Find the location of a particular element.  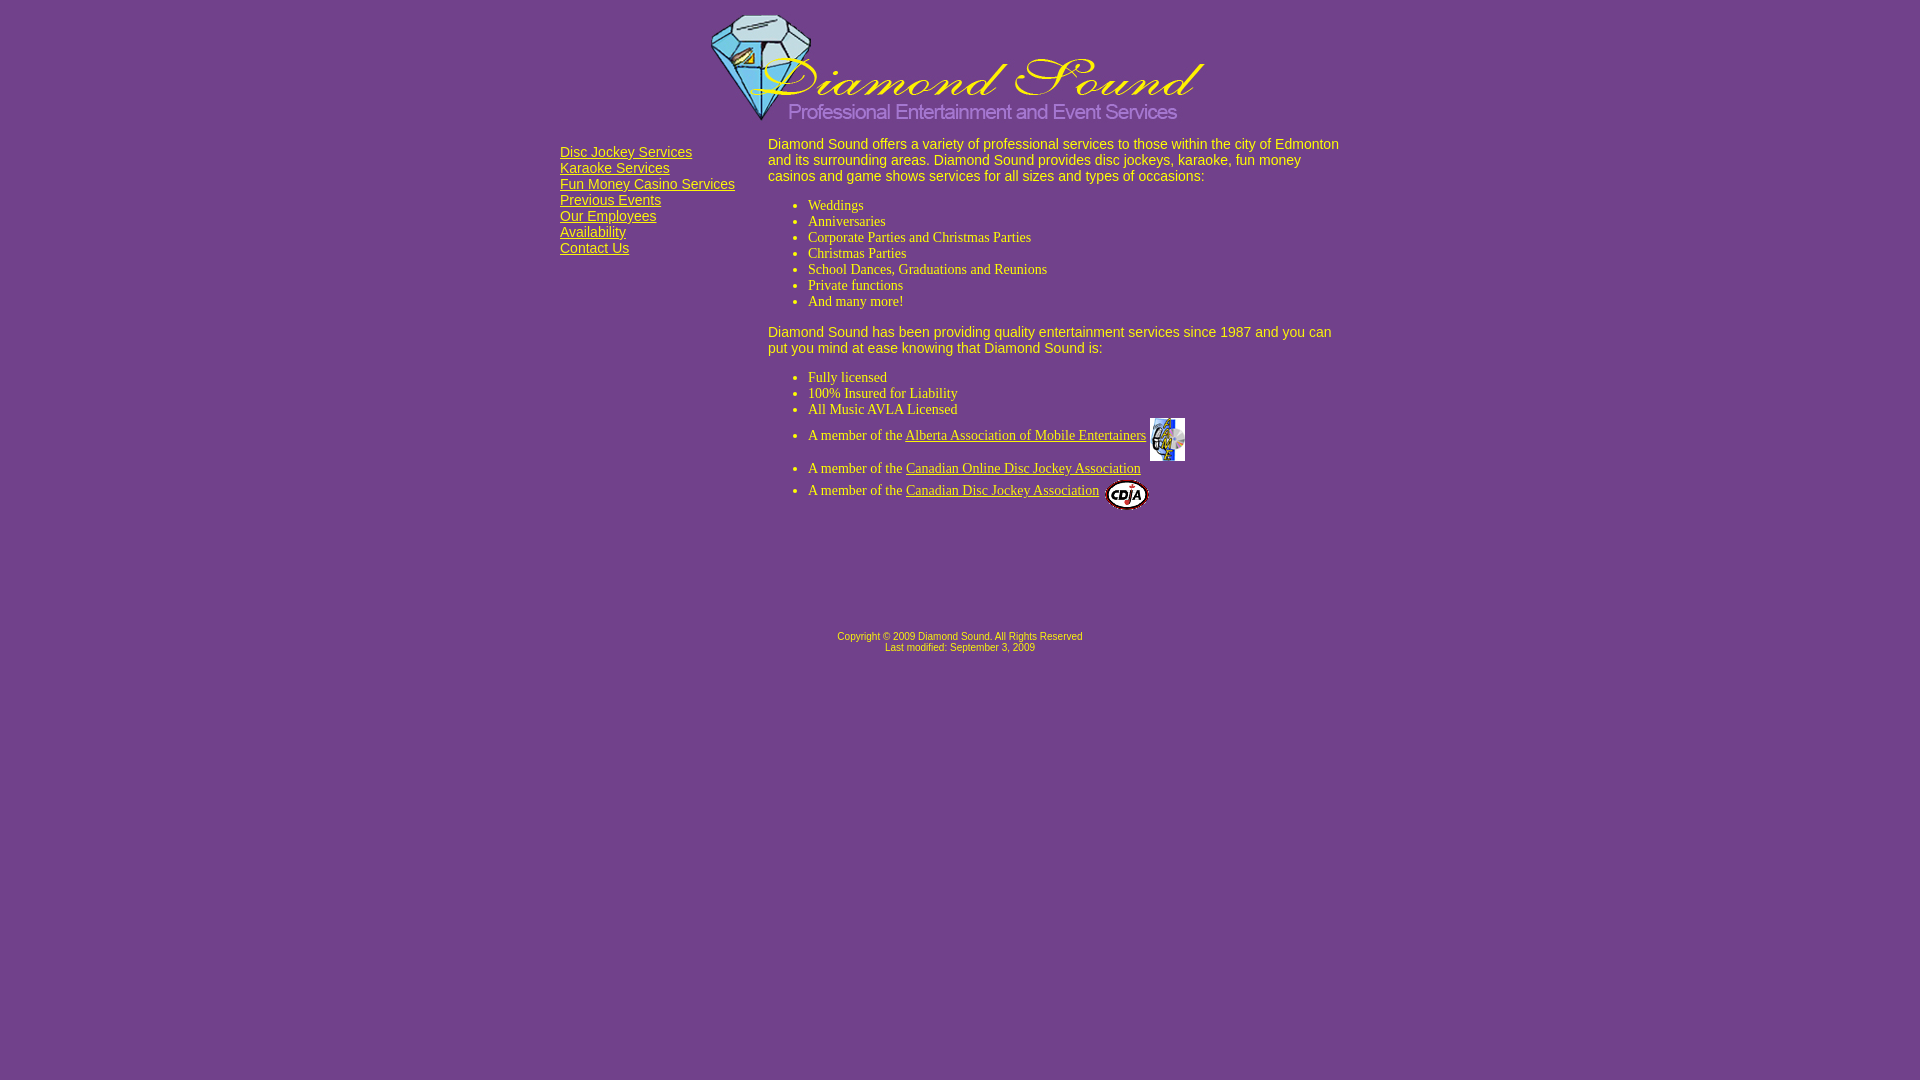

'Disc Jockey Services' is located at coordinates (624, 150).